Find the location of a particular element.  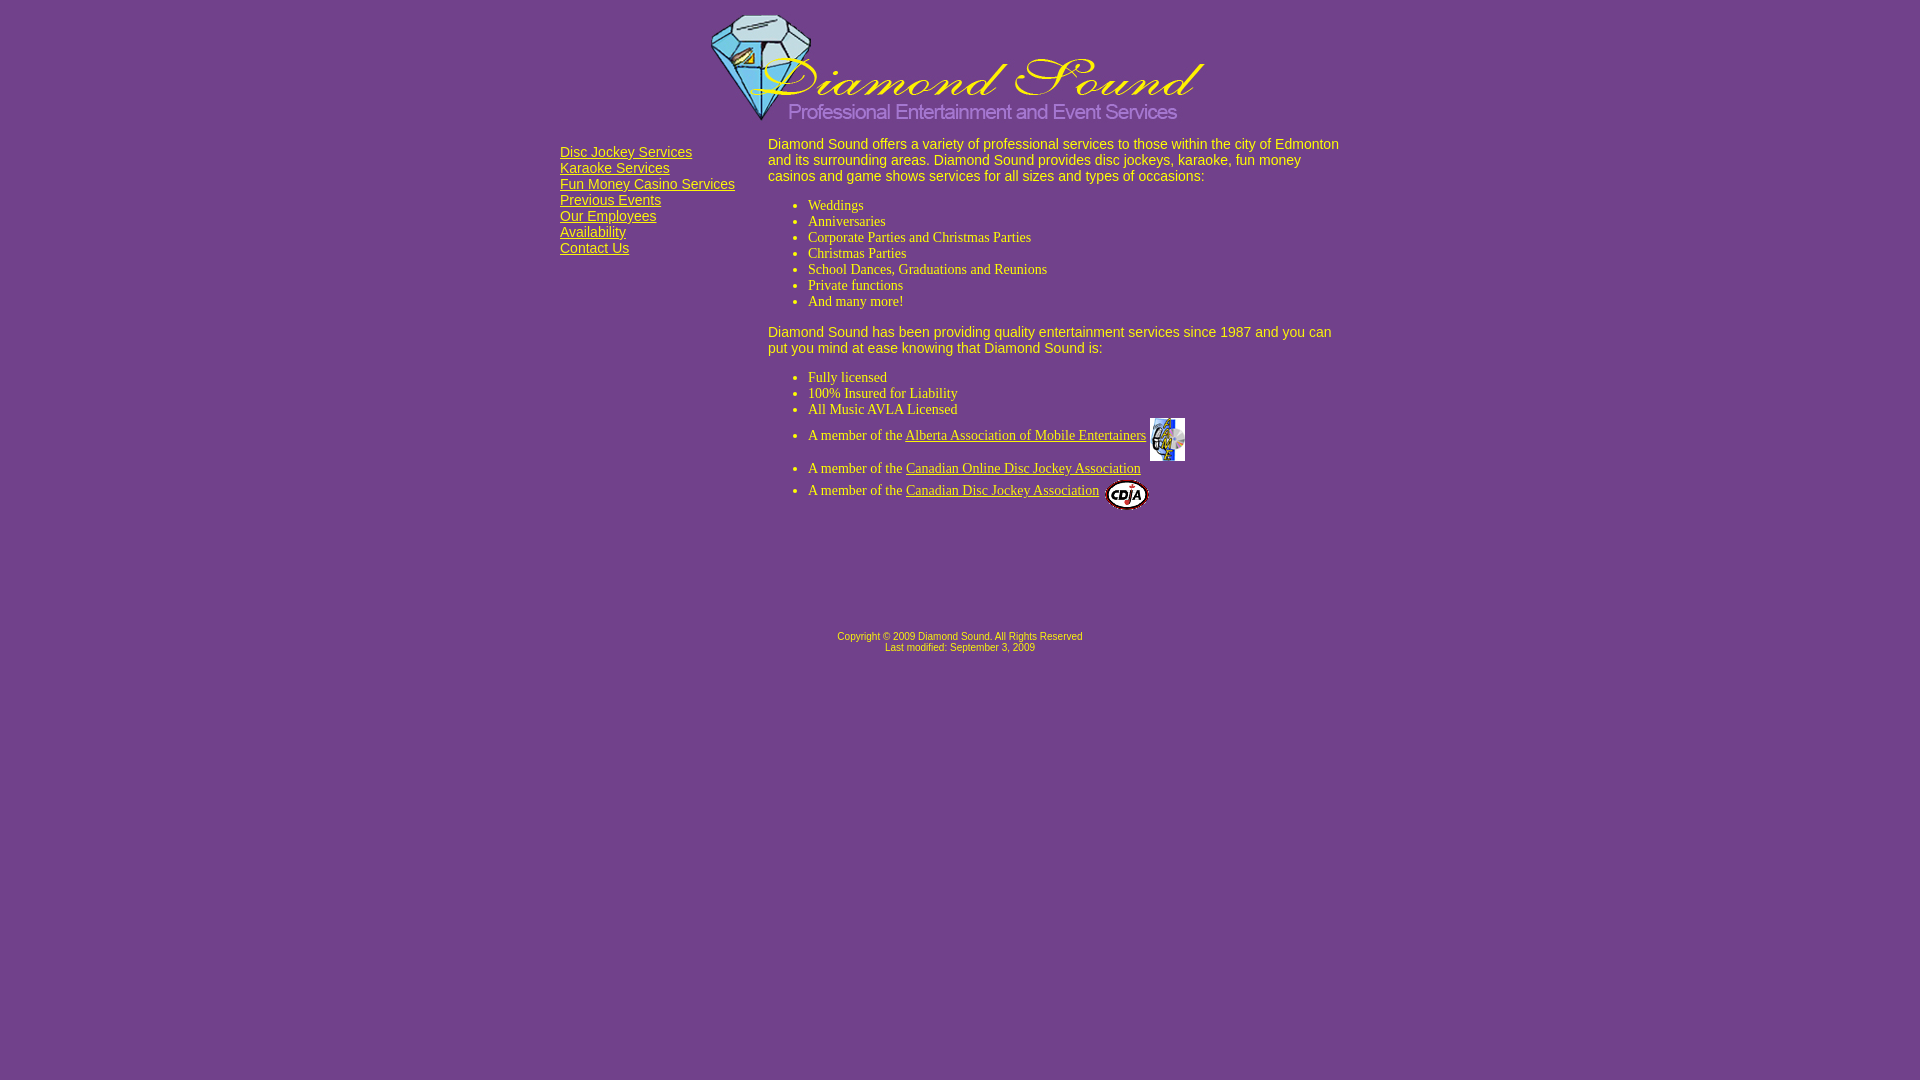

'Disc Jockey Services' is located at coordinates (624, 150).